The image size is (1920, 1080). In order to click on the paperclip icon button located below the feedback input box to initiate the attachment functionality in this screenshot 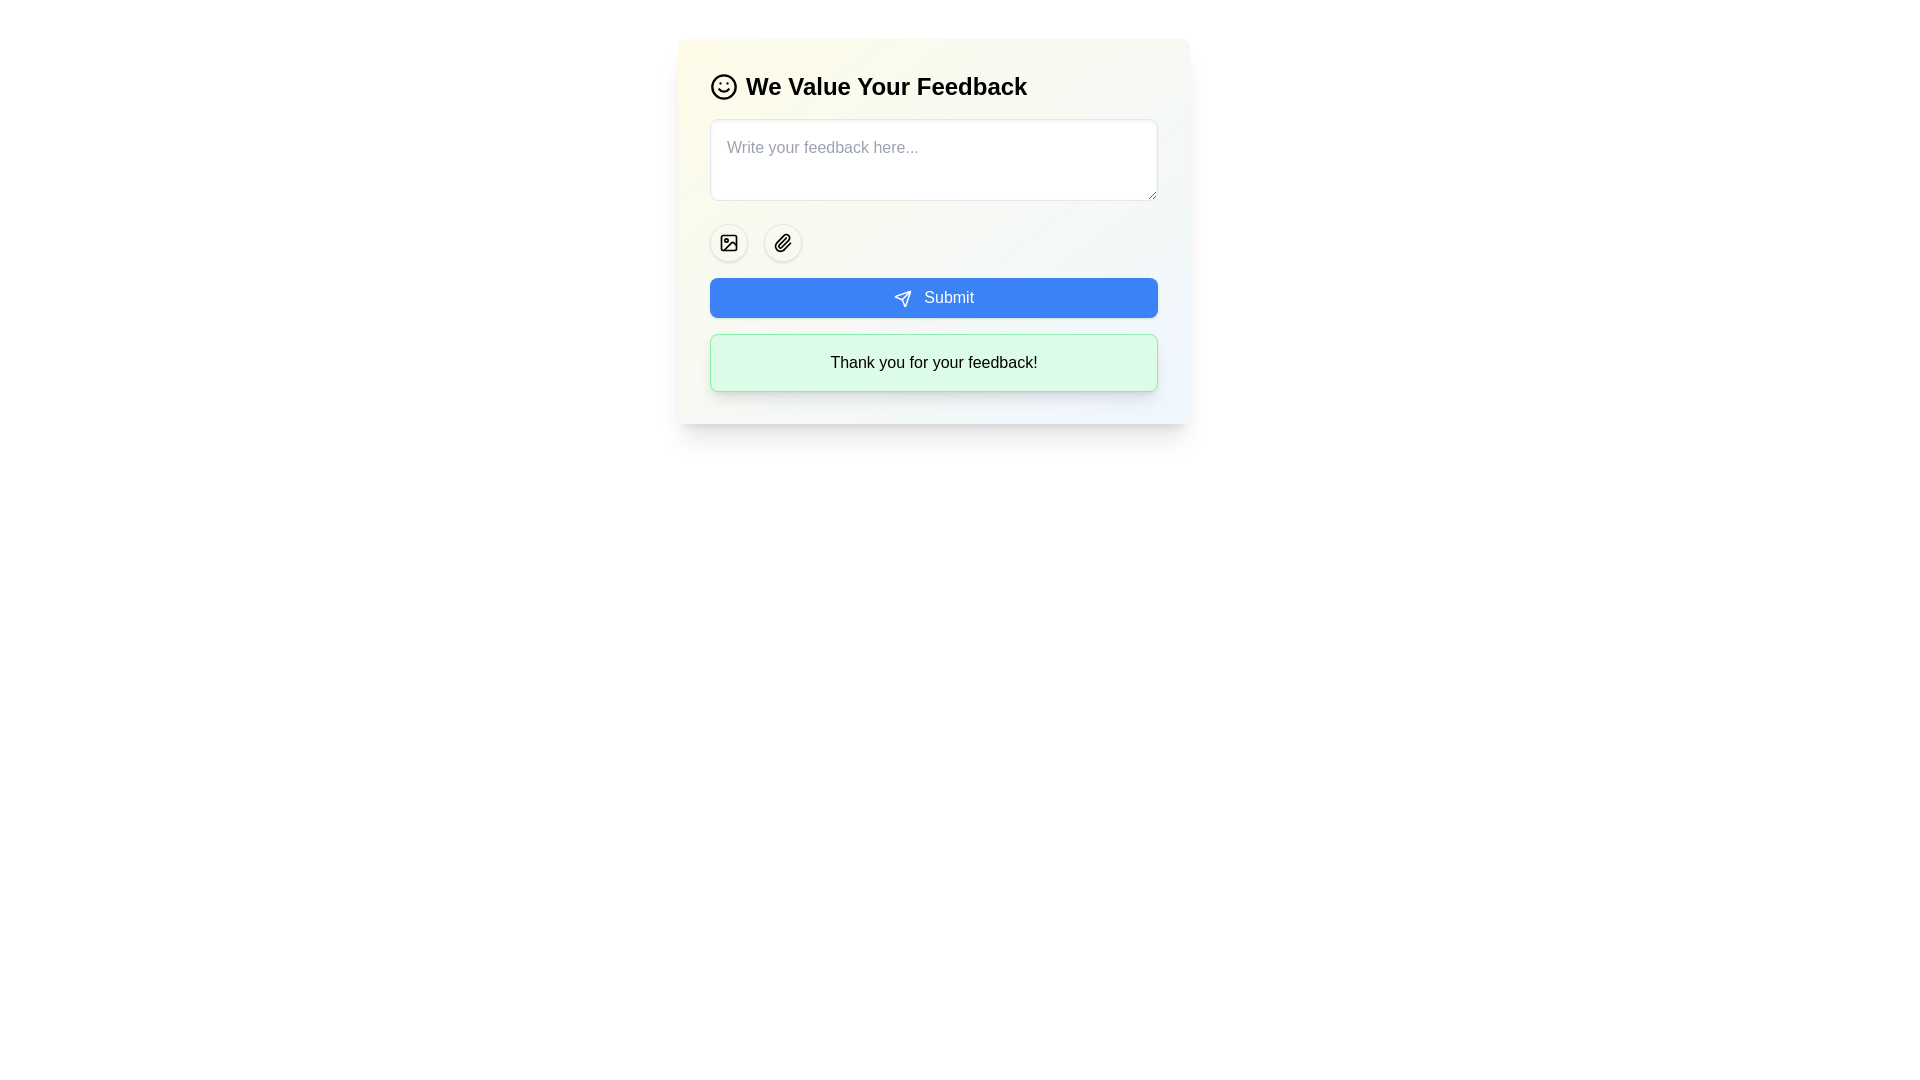, I will do `click(781, 242)`.